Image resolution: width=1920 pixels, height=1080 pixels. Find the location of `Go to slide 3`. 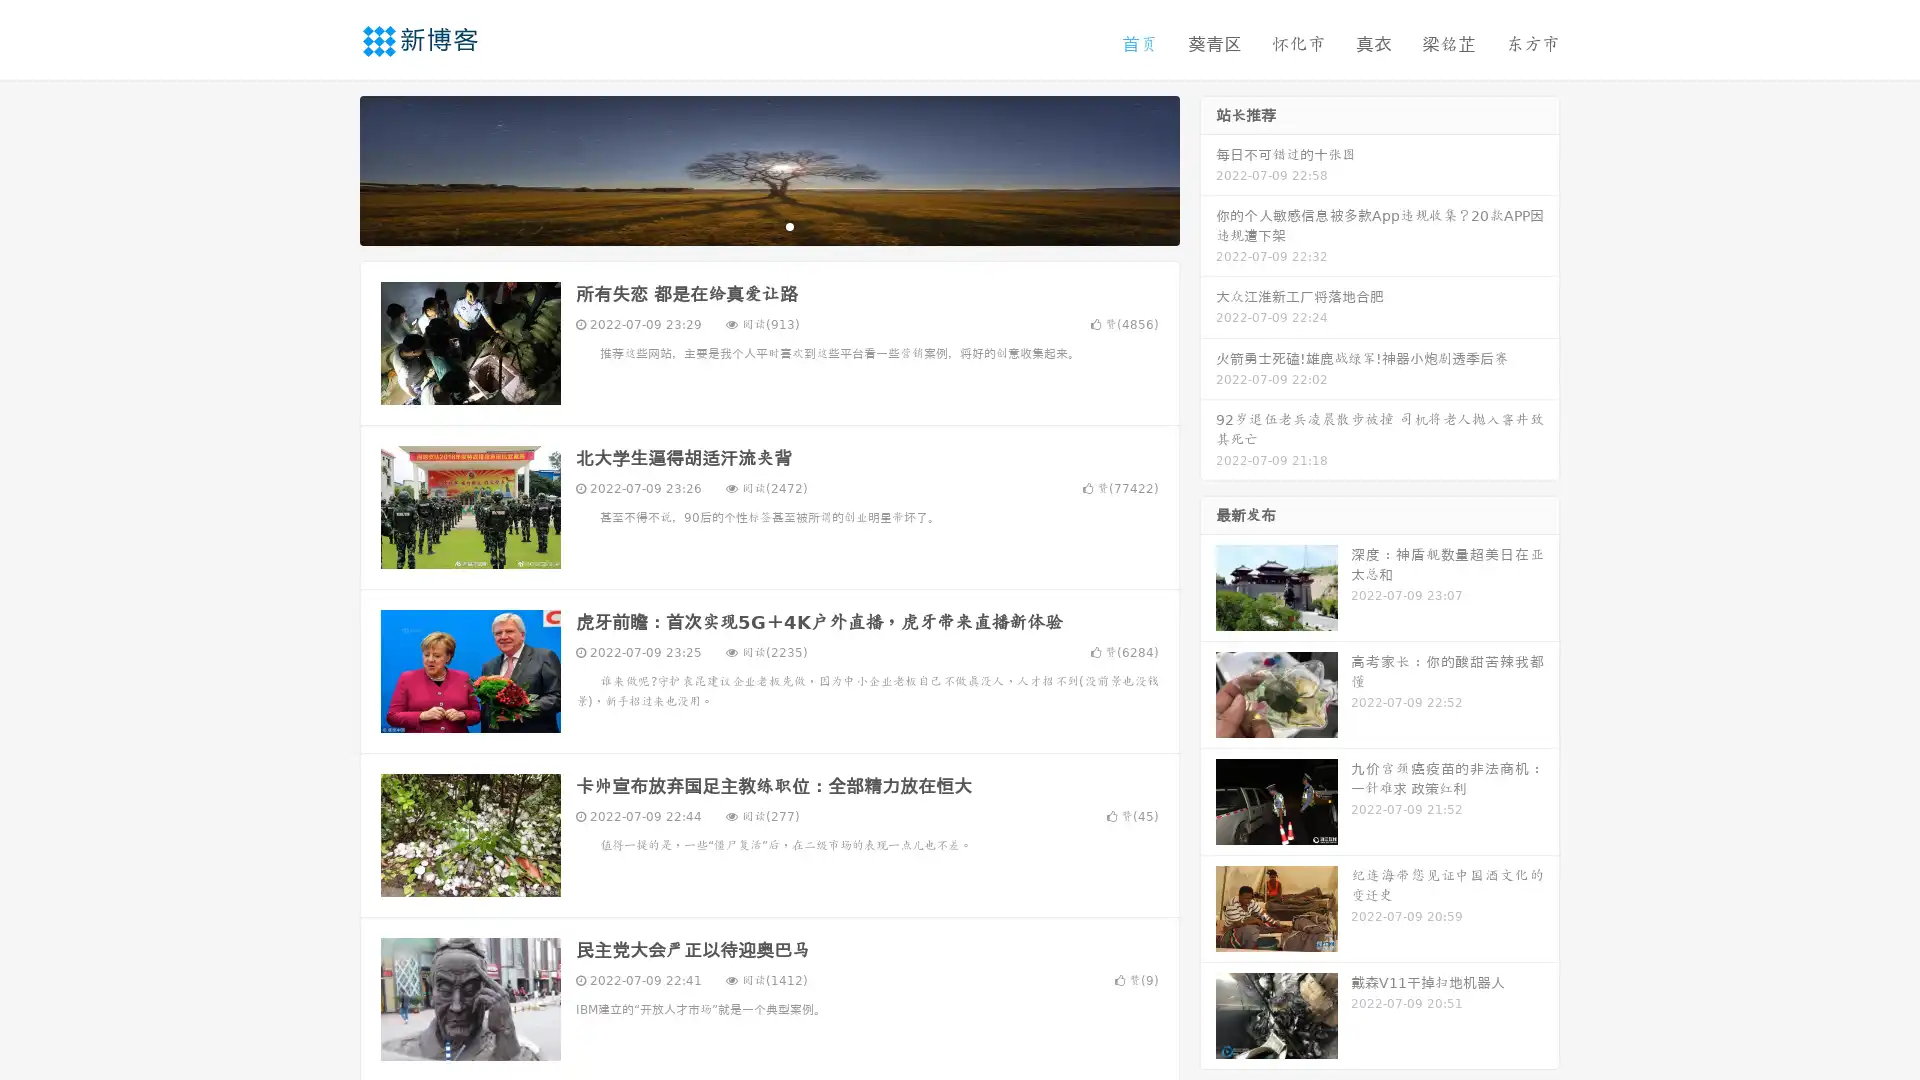

Go to slide 3 is located at coordinates (789, 225).